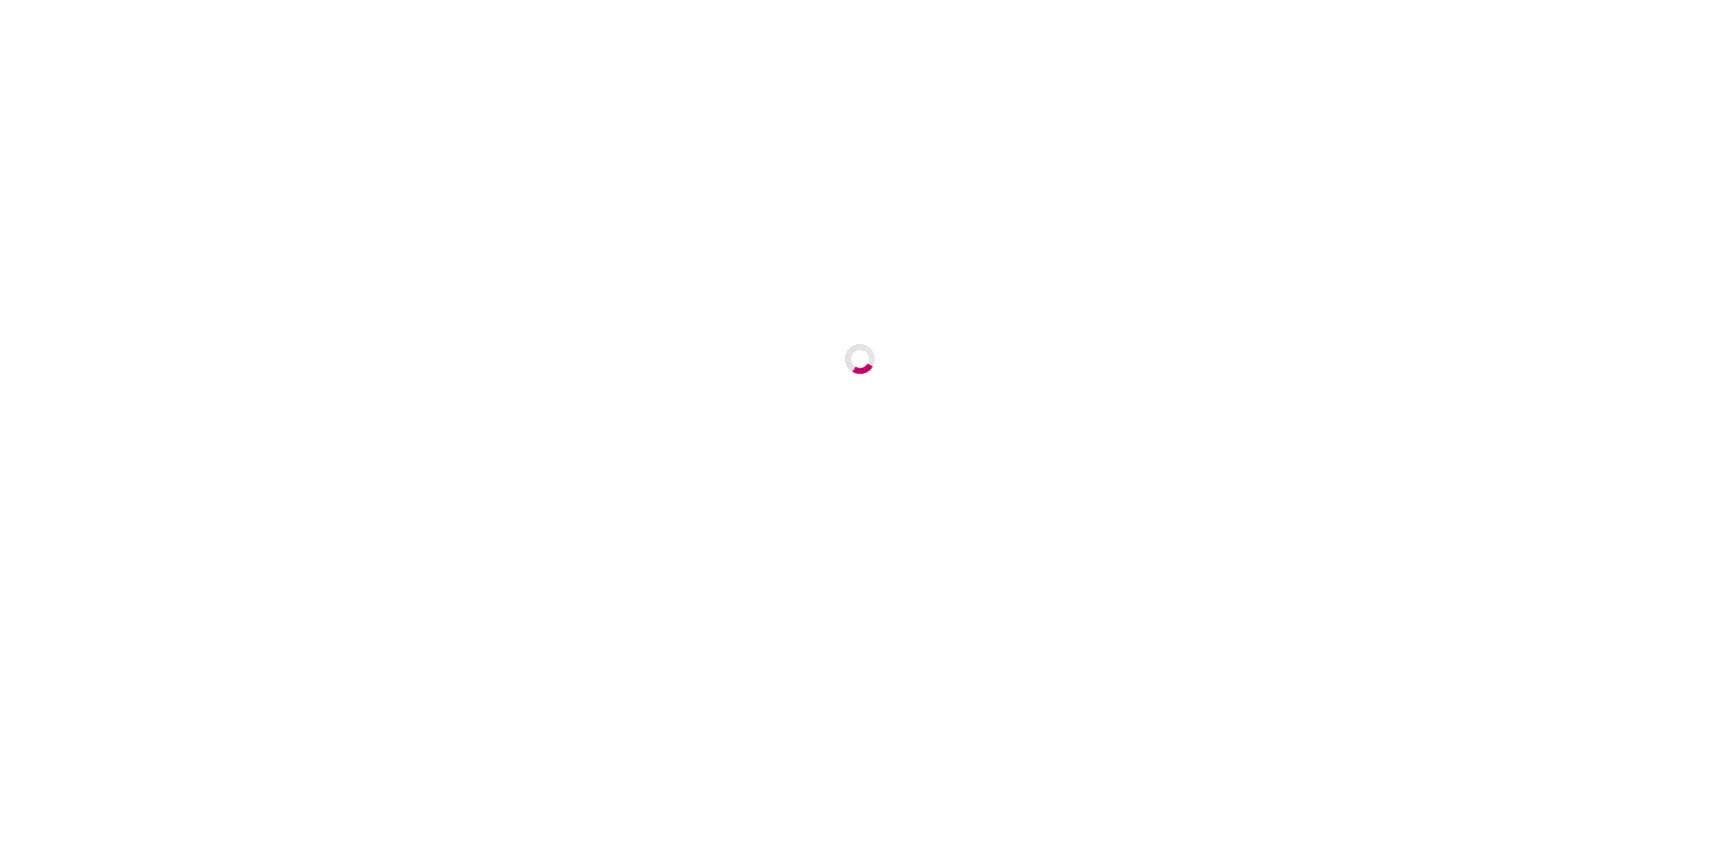 This screenshot has height=866, width=1720. What do you see at coordinates (1330, 594) in the screenshot?
I see `'.'` at bounding box center [1330, 594].